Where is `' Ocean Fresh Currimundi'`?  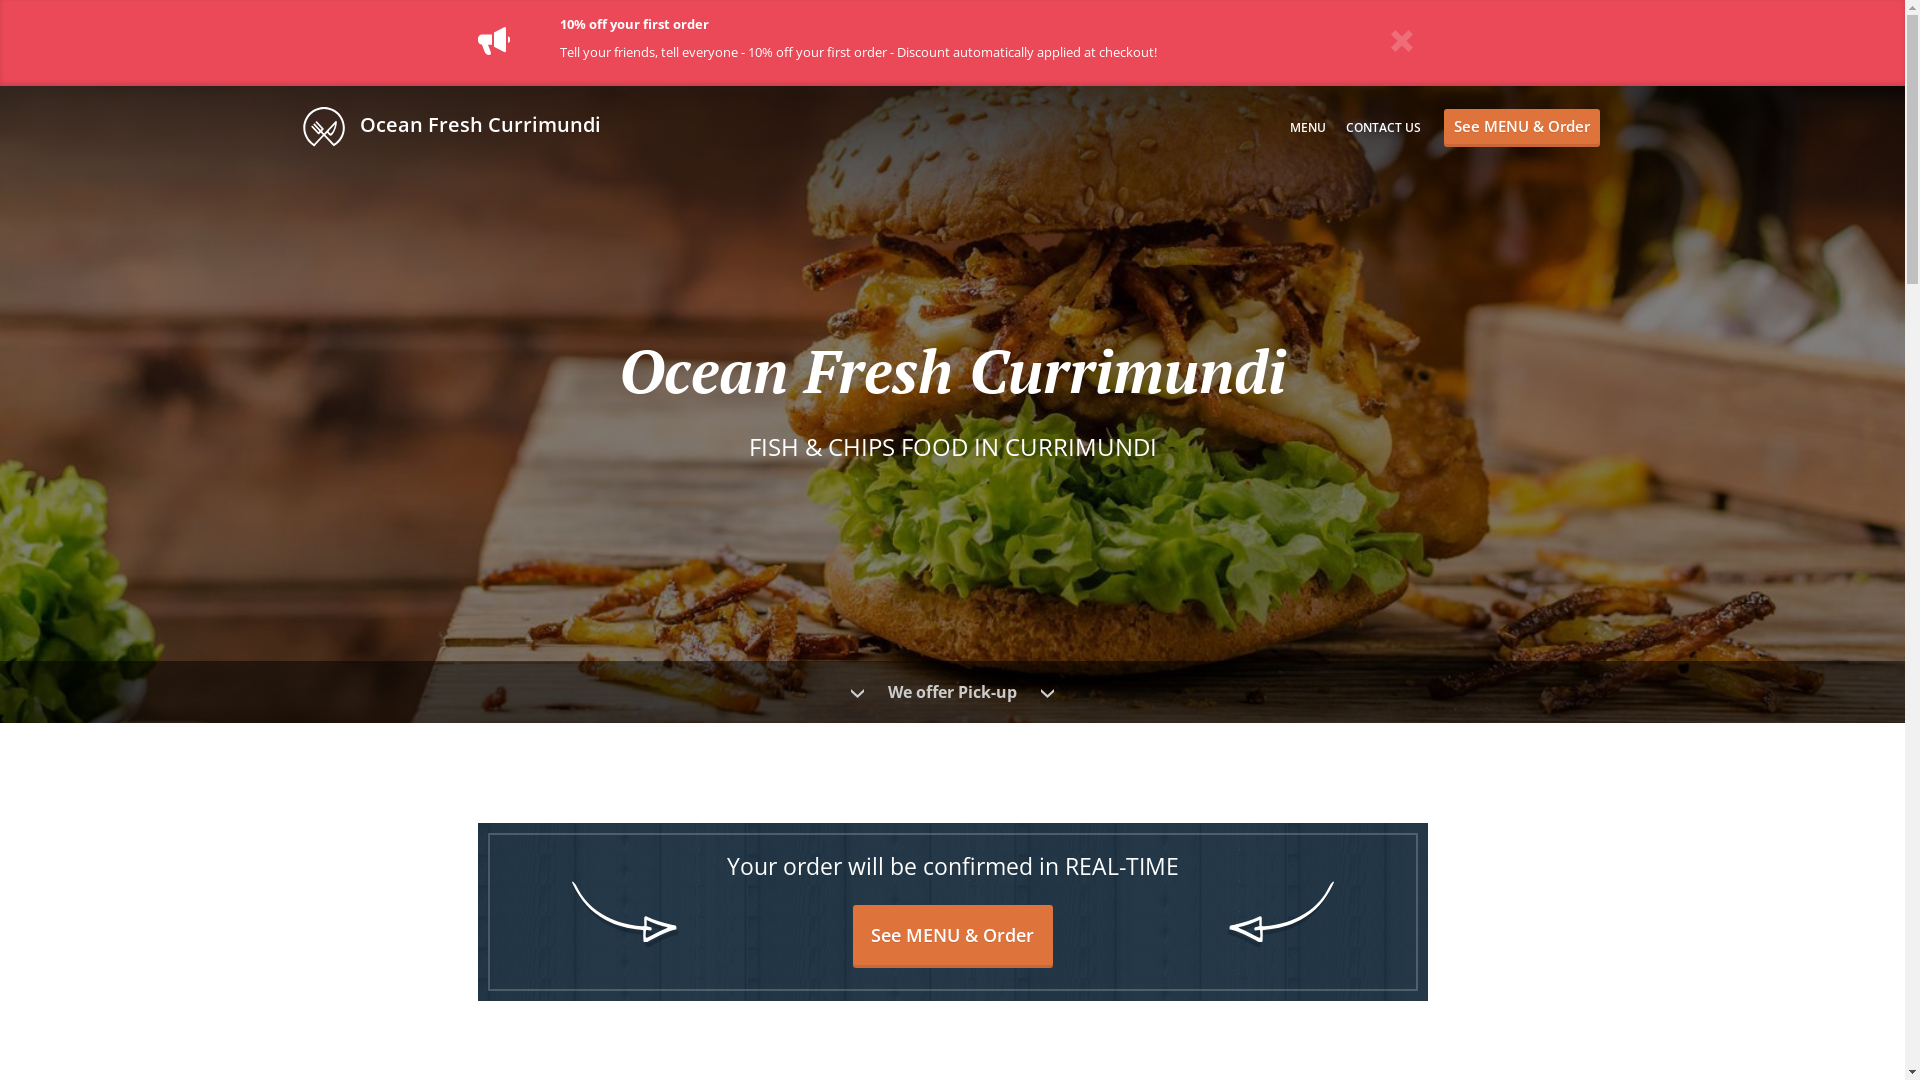 ' Ocean Fresh Currimundi' is located at coordinates (459, 126).